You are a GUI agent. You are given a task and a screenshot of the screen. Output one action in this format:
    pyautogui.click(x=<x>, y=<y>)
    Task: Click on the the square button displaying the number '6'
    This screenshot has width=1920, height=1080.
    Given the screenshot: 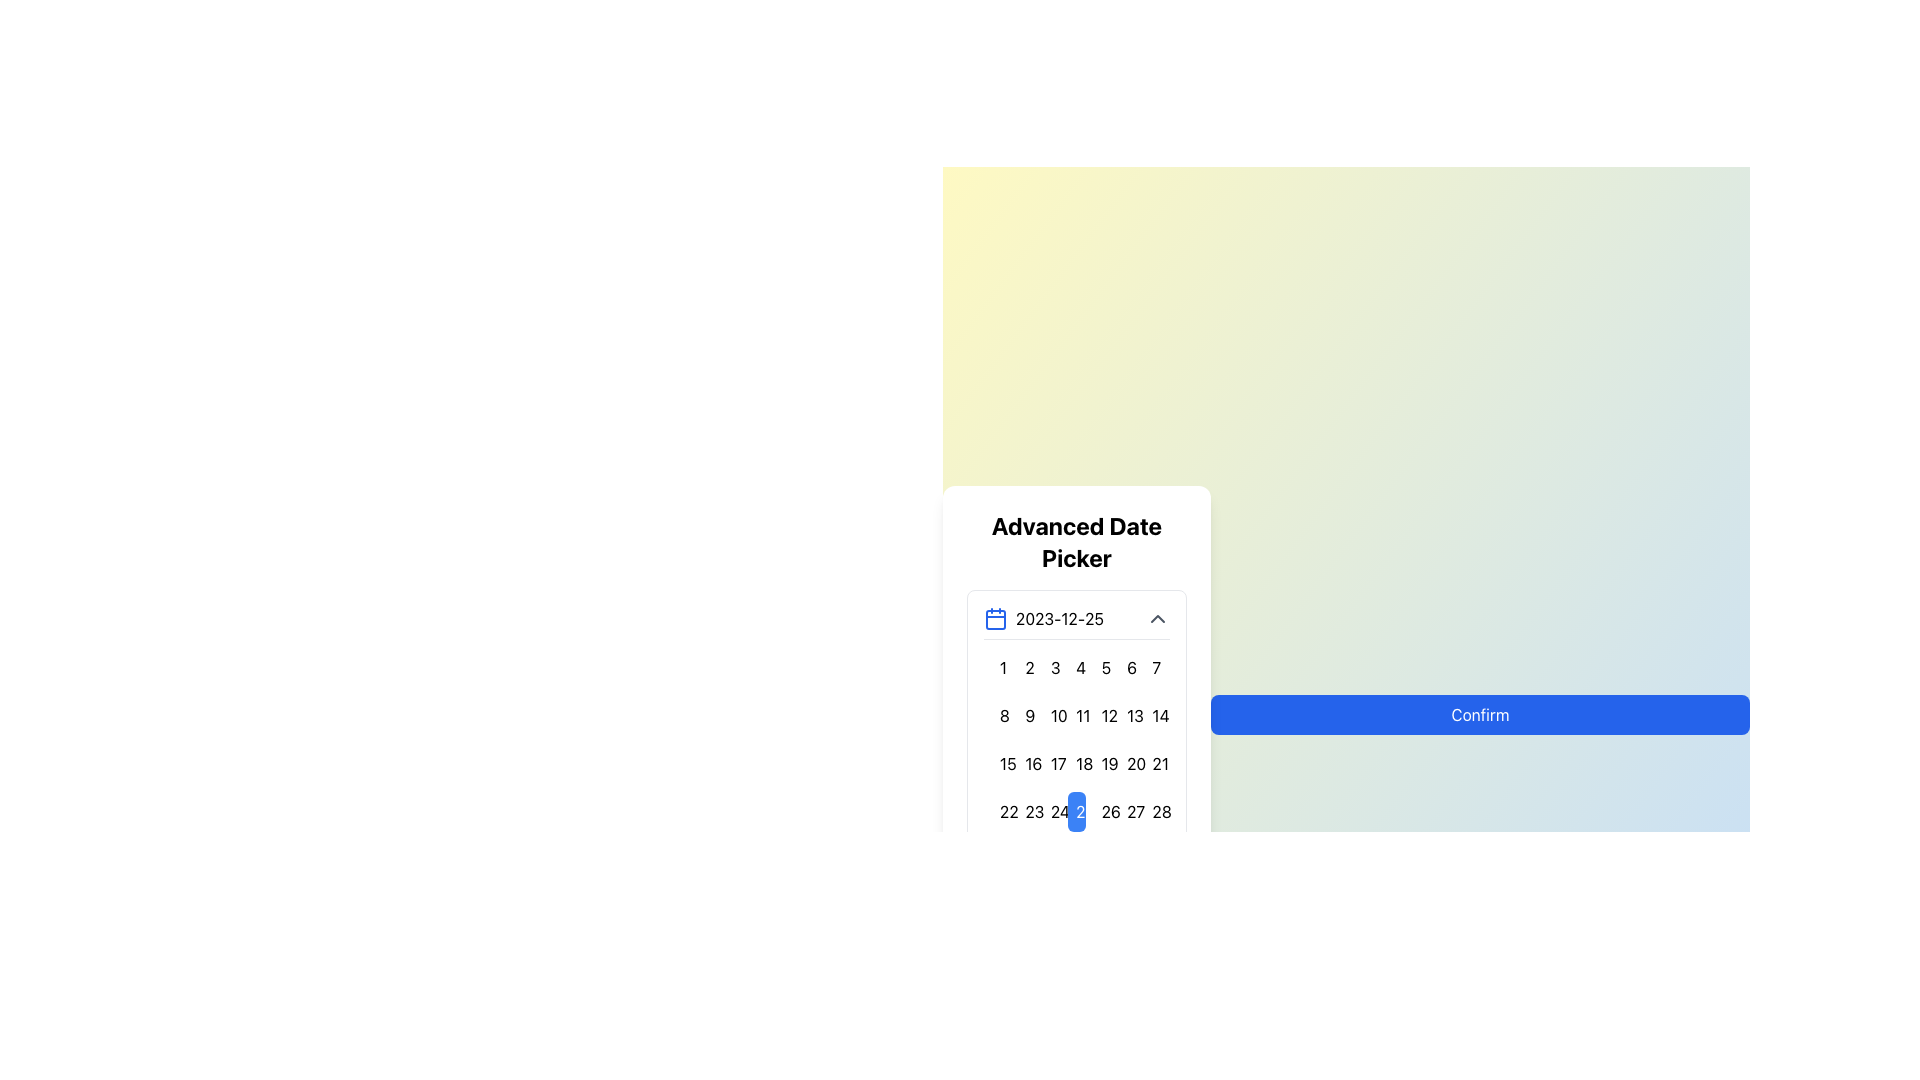 What is the action you would take?
    pyautogui.click(x=1127, y=667)
    